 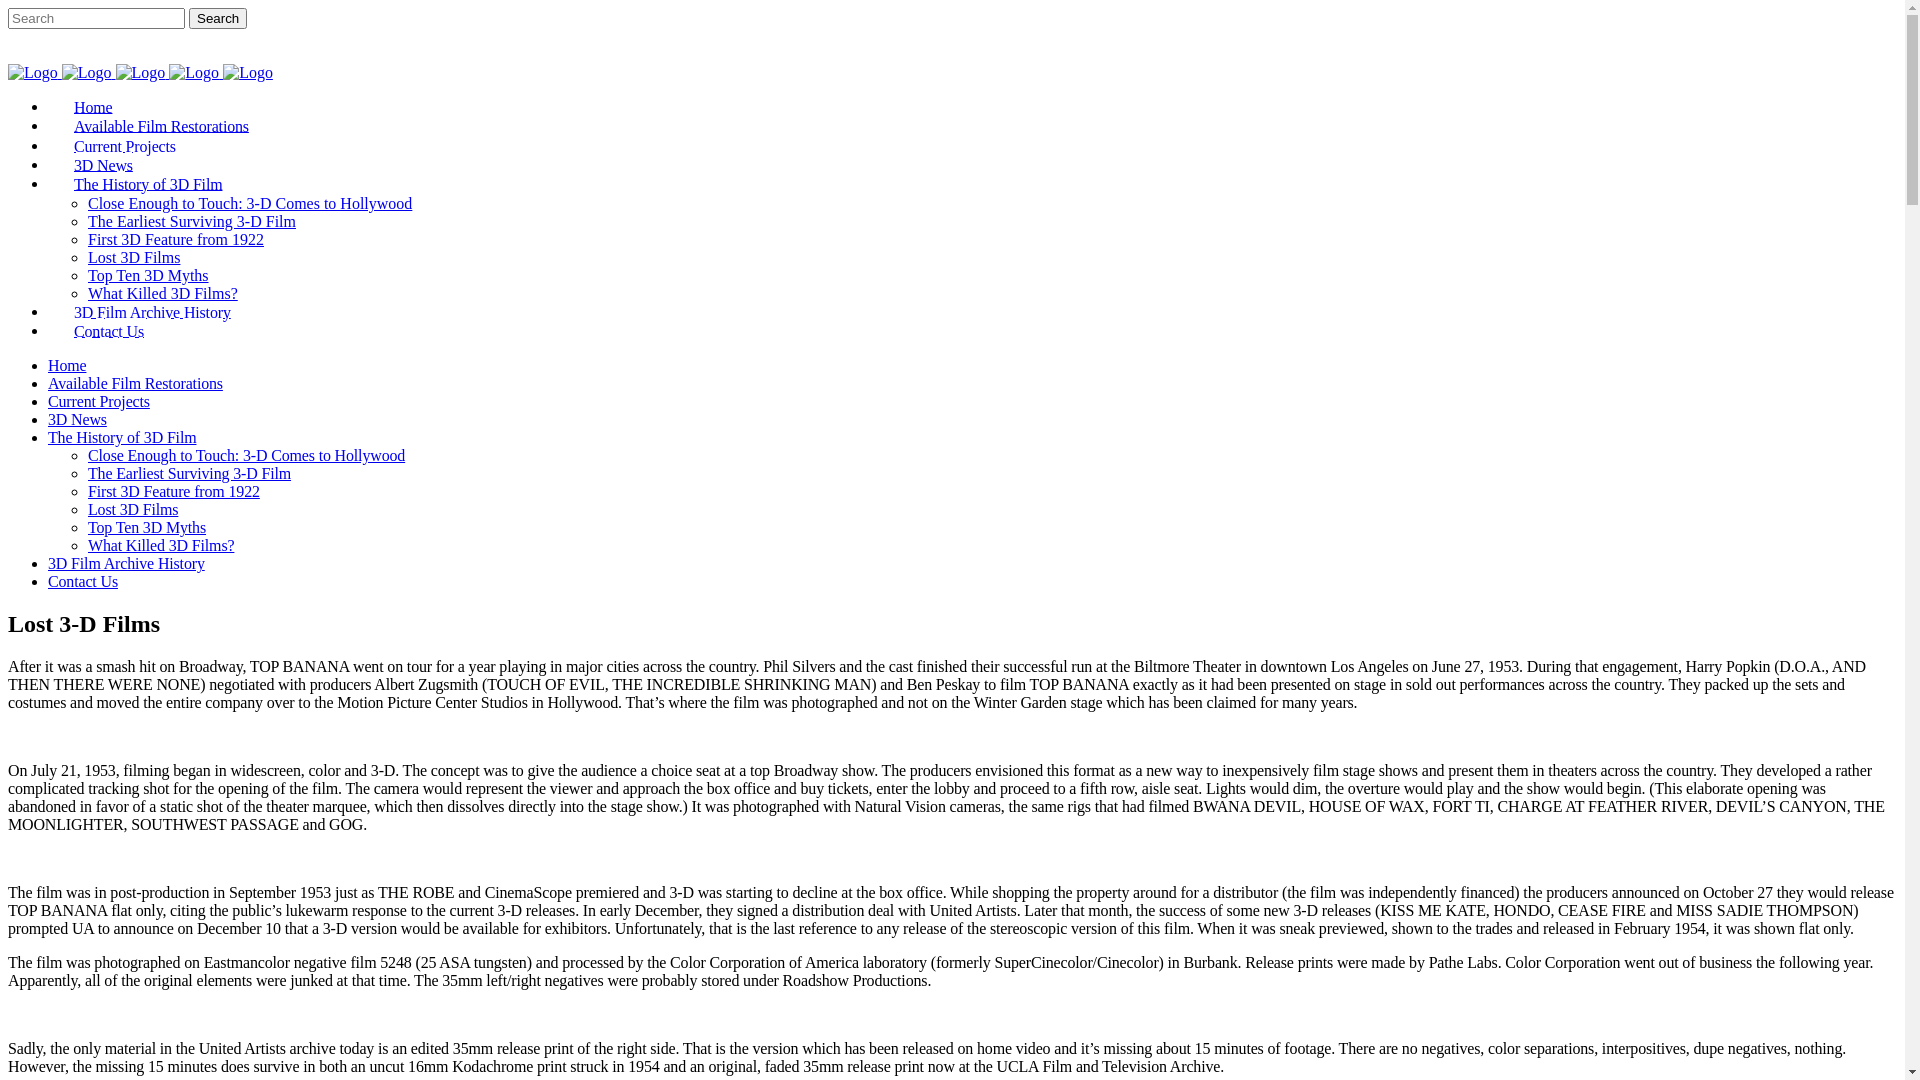 What do you see at coordinates (48, 401) in the screenshot?
I see `'Current Projects'` at bounding box center [48, 401].